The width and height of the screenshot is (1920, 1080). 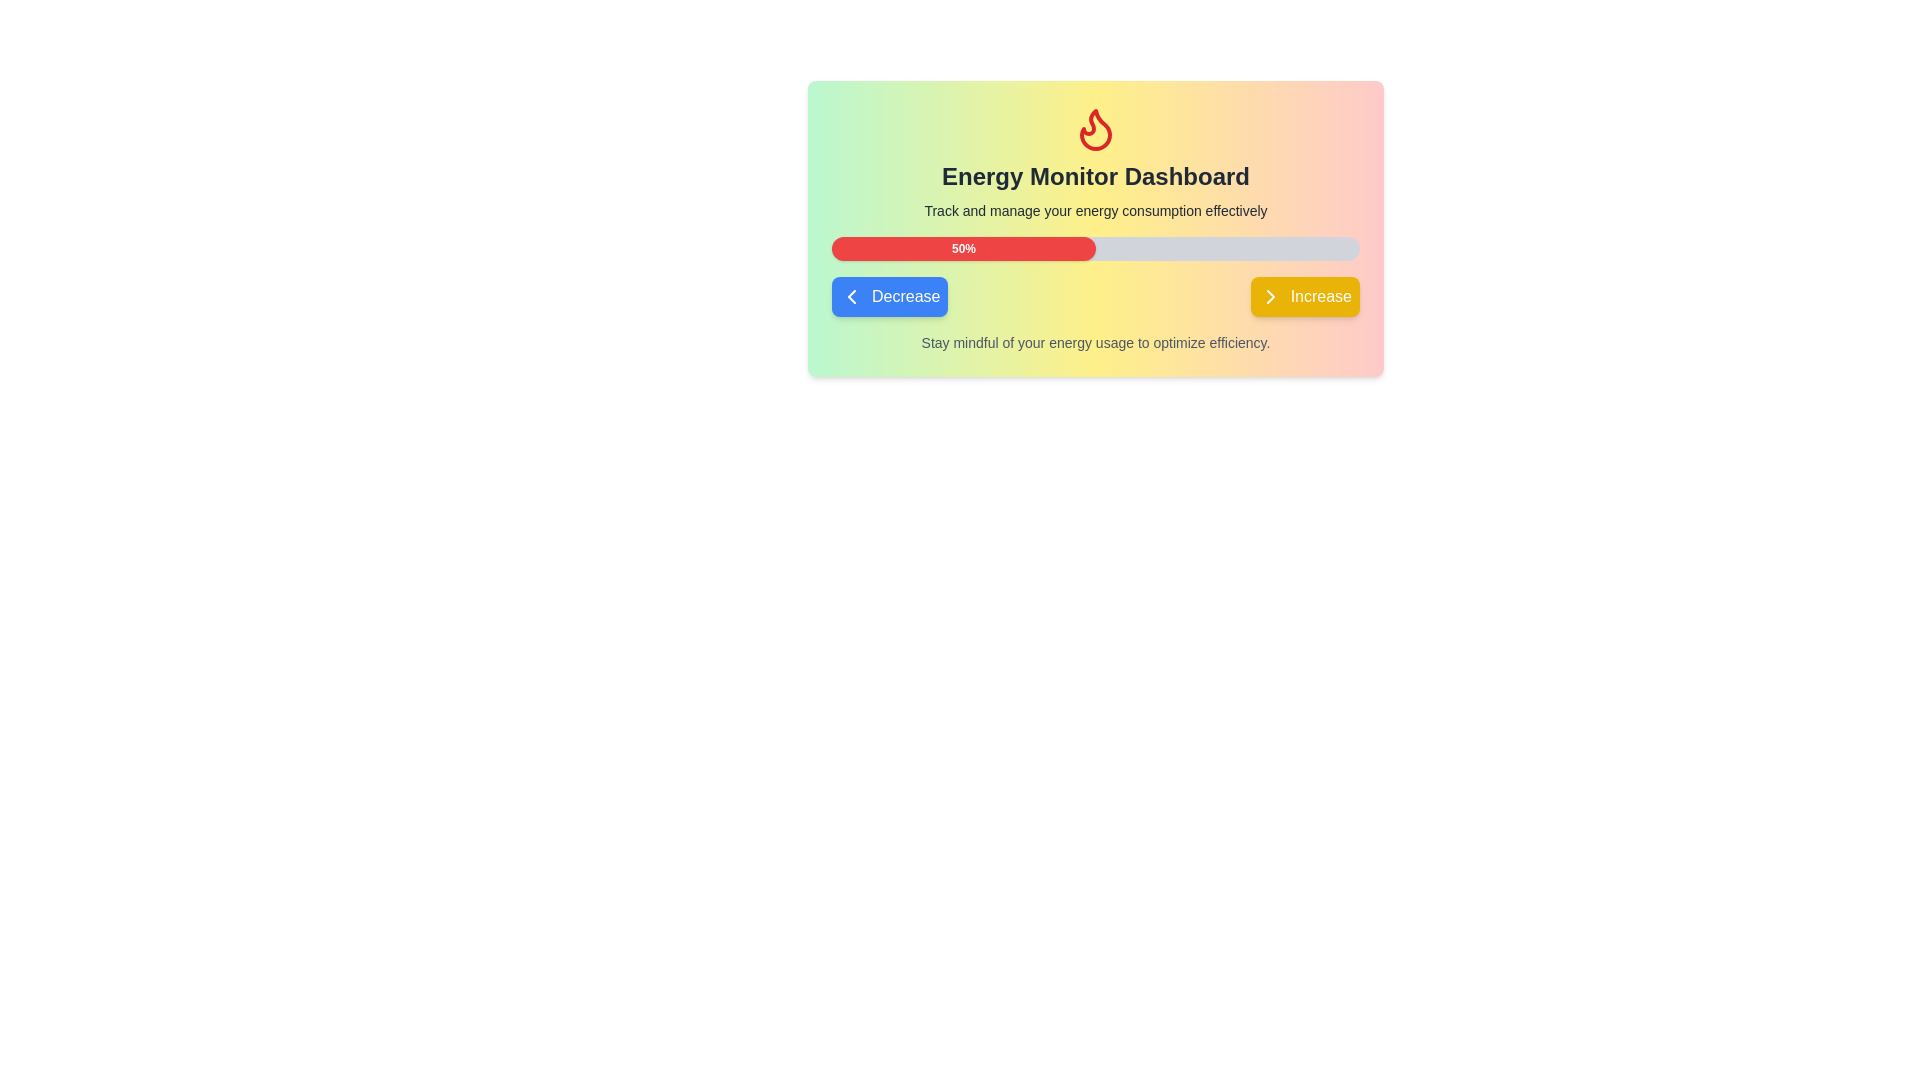 What do you see at coordinates (1094, 227) in the screenshot?
I see `the progress bar in the Energy Monitor Dashboard card, which features a red section indicating 50% completion` at bounding box center [1094, 227].